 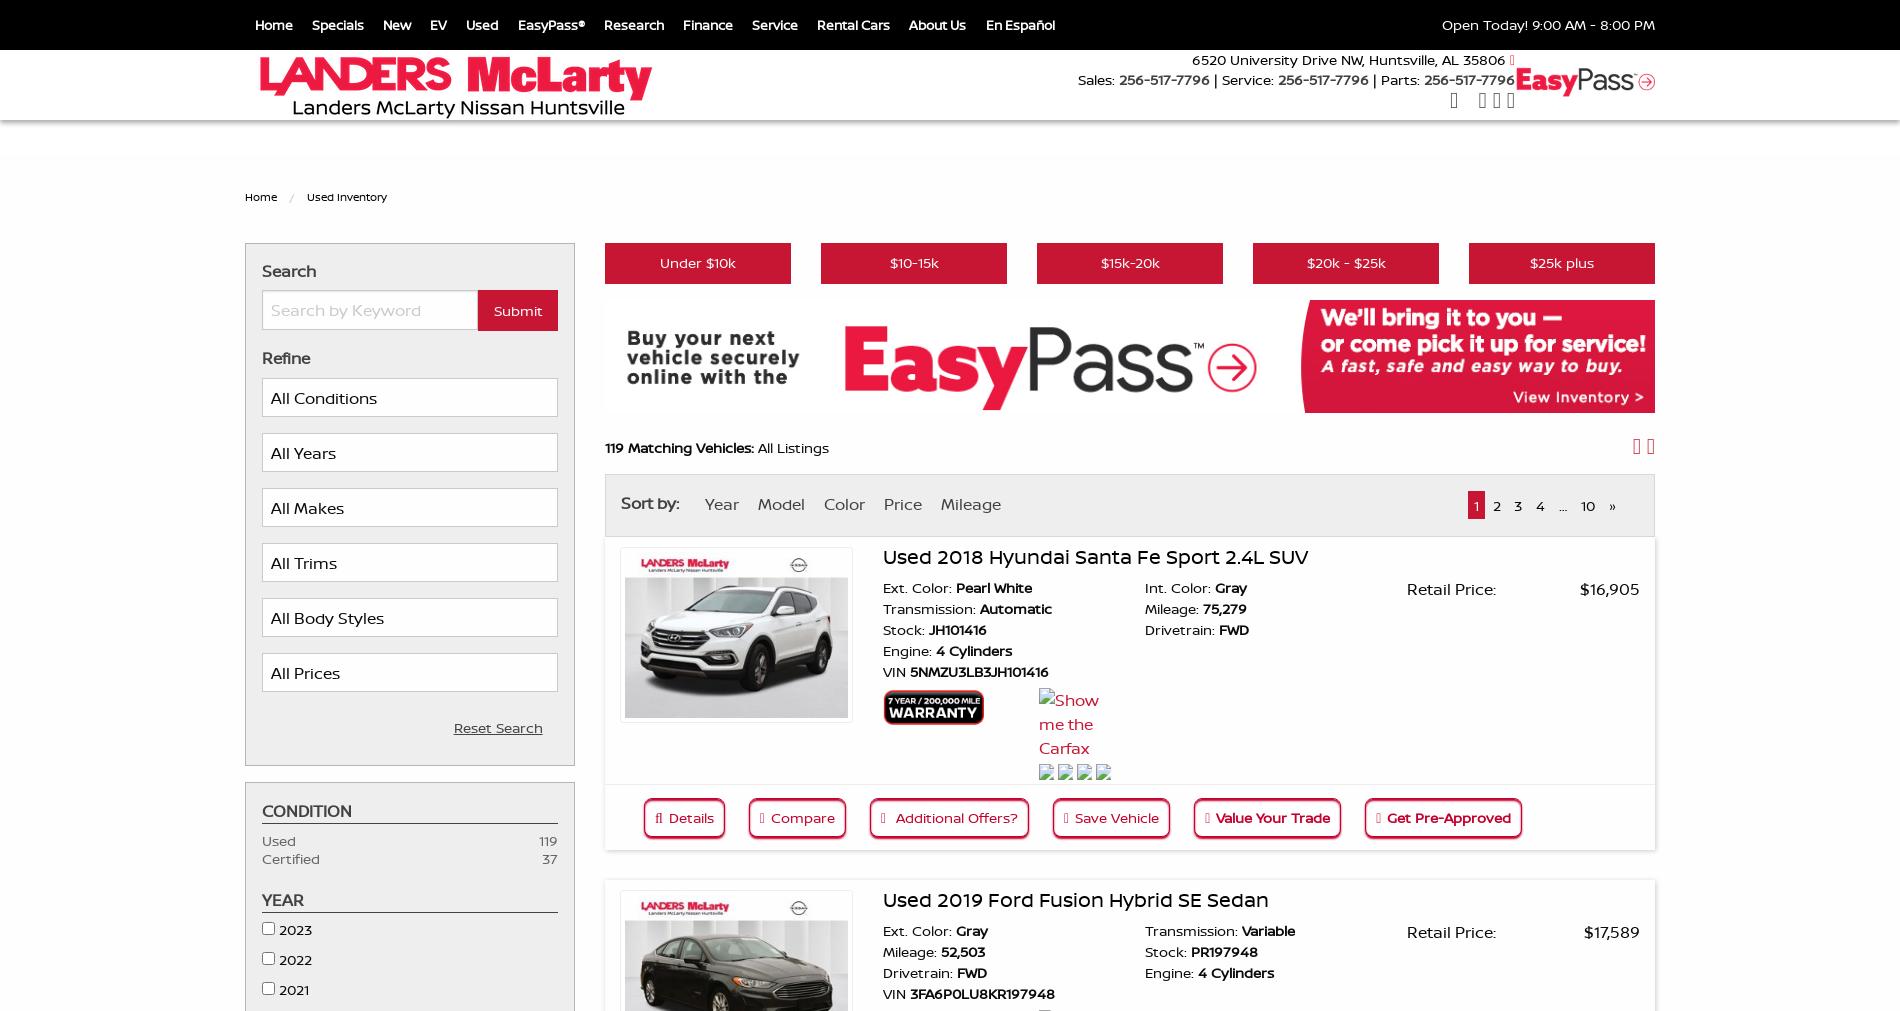 What do you see at coordinates (979, 992) in the screenshot?
I see `'3FA6P0LU8KR197948'` at bounding box center [979, 992].